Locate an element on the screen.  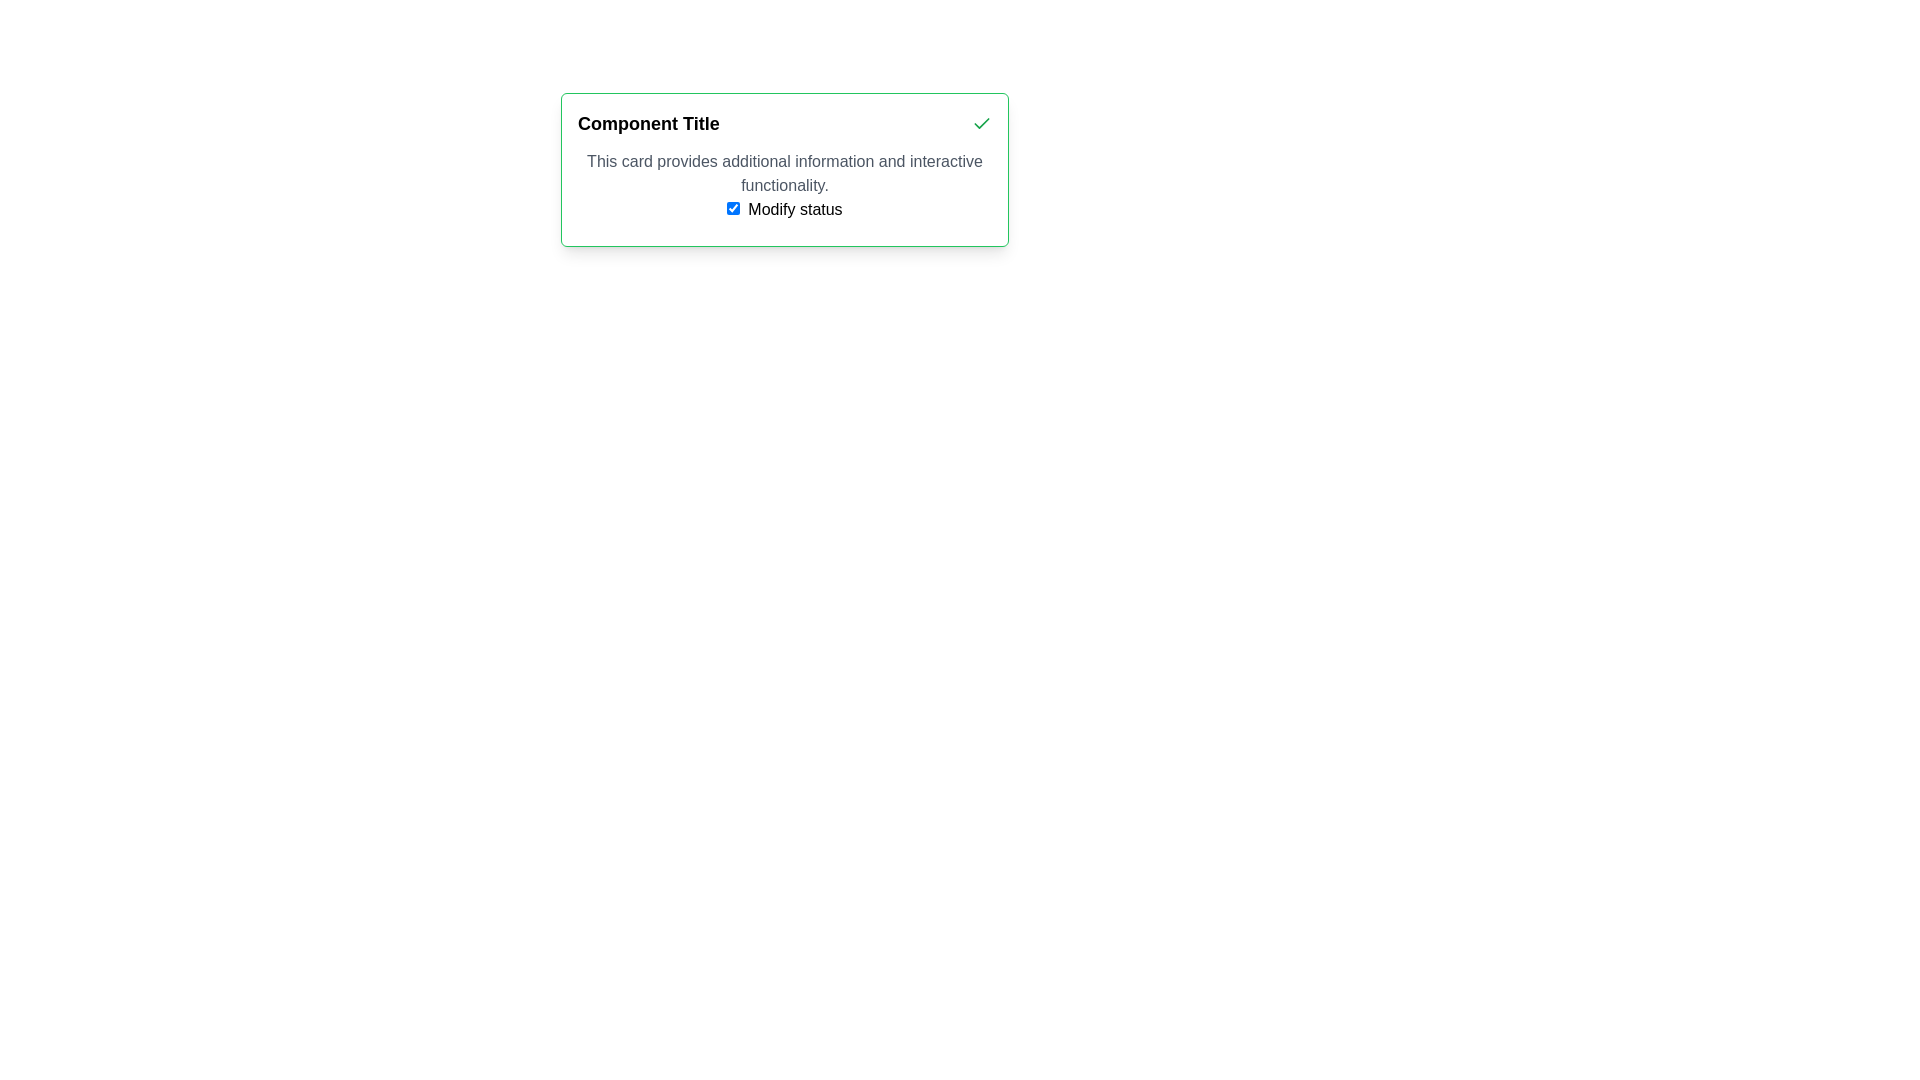
the checkbox located to the left of the text 'Modify status' is located at coordinates (732, 208).